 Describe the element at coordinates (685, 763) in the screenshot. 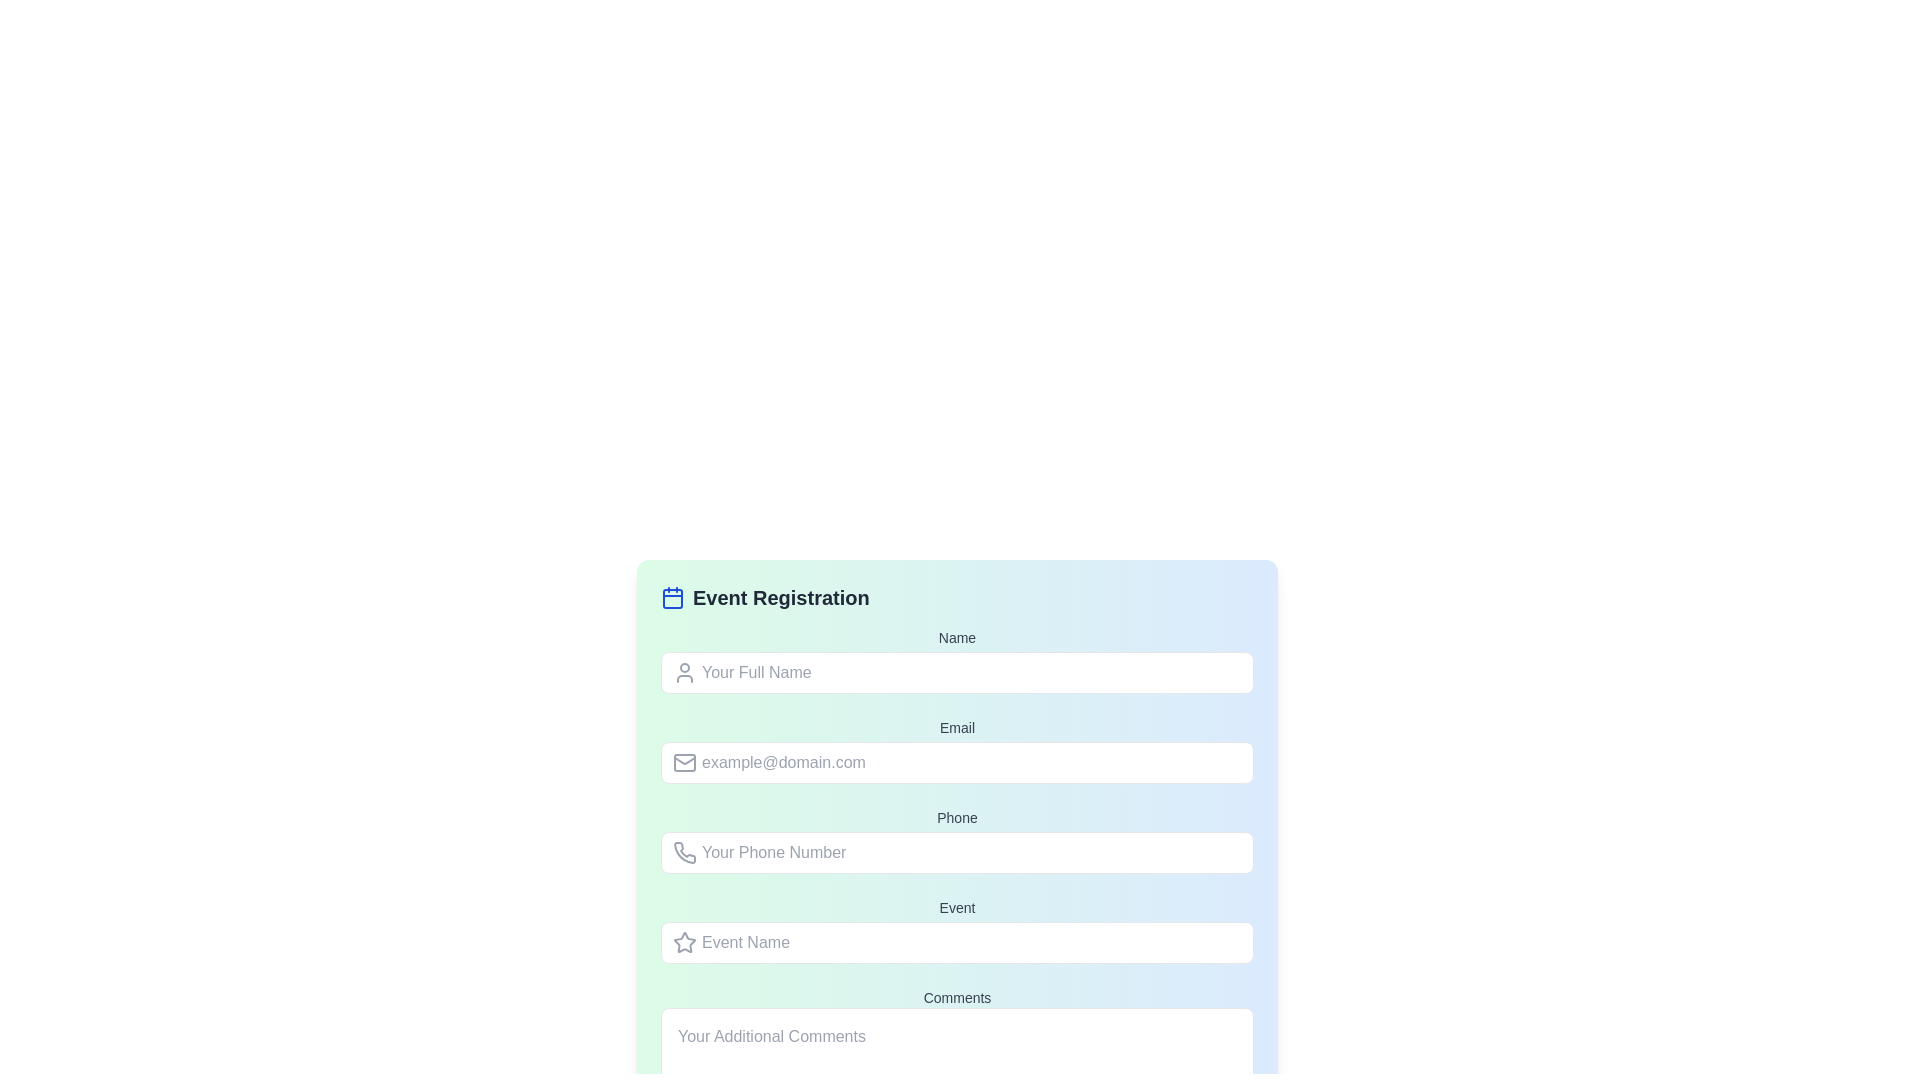

I see `the email icon, which resembles a gray envelope with a rectangular outline and a triangular flap, located to the left of the 'Email' input field` at that location.